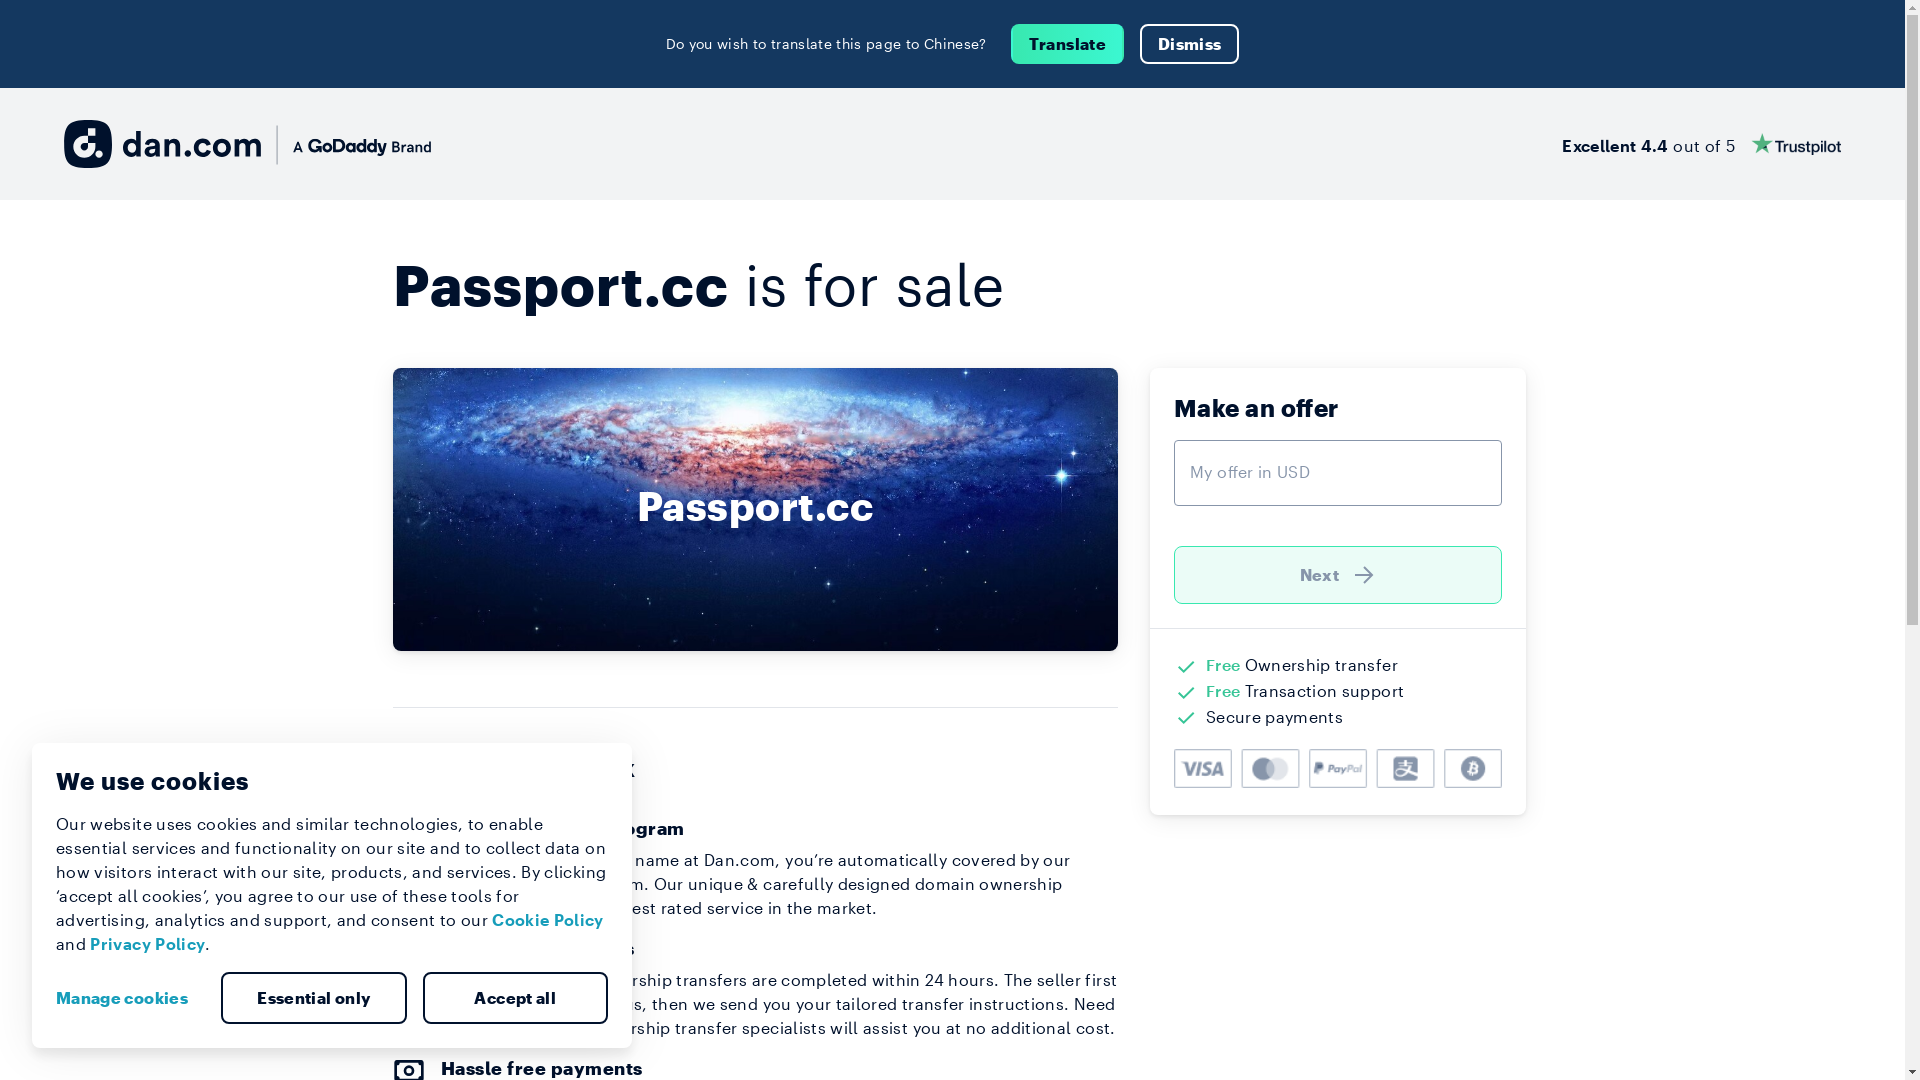  Describe the element at coordinates (1338, 574) in the screenshot. I see `'Next` at that location.